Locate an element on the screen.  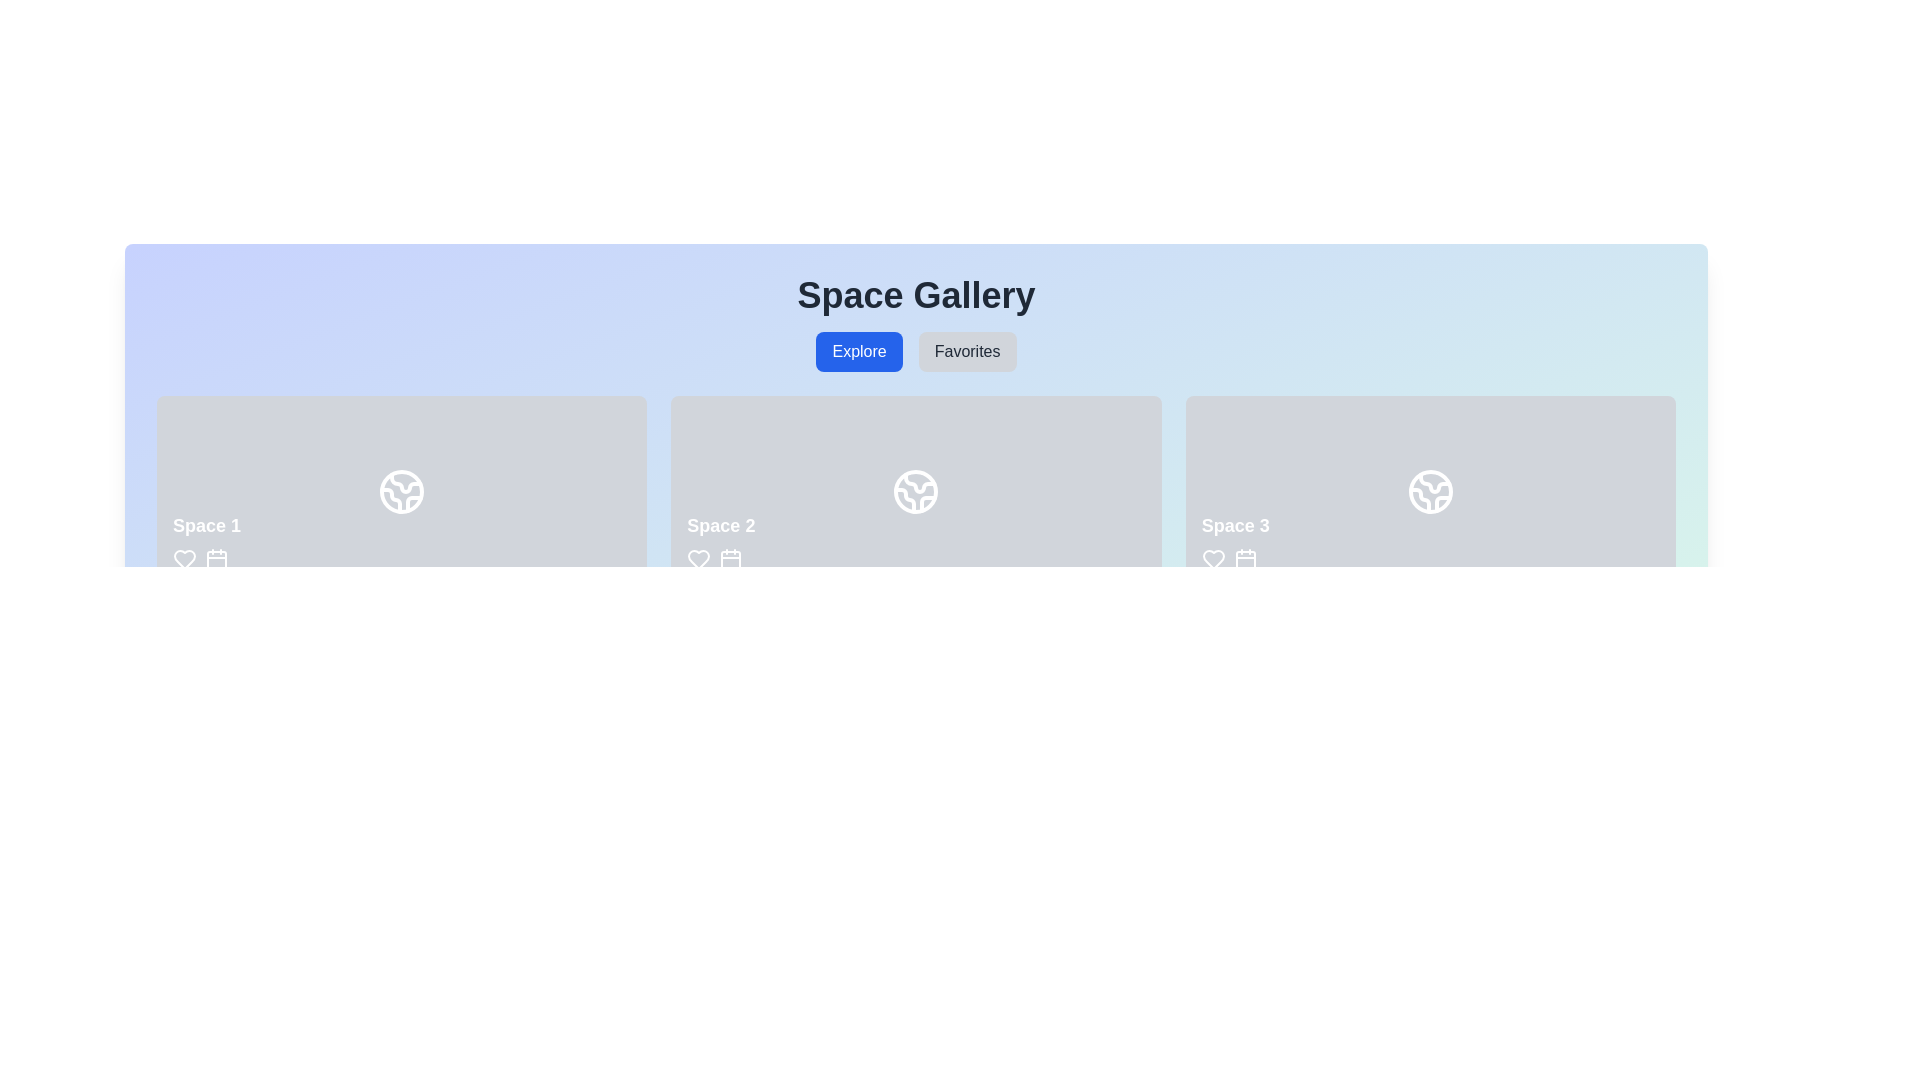
the primary text label located at the bottom-left corner of the third gray box under the main title 'Space Gallery' is located at coordinates (1234, 524).